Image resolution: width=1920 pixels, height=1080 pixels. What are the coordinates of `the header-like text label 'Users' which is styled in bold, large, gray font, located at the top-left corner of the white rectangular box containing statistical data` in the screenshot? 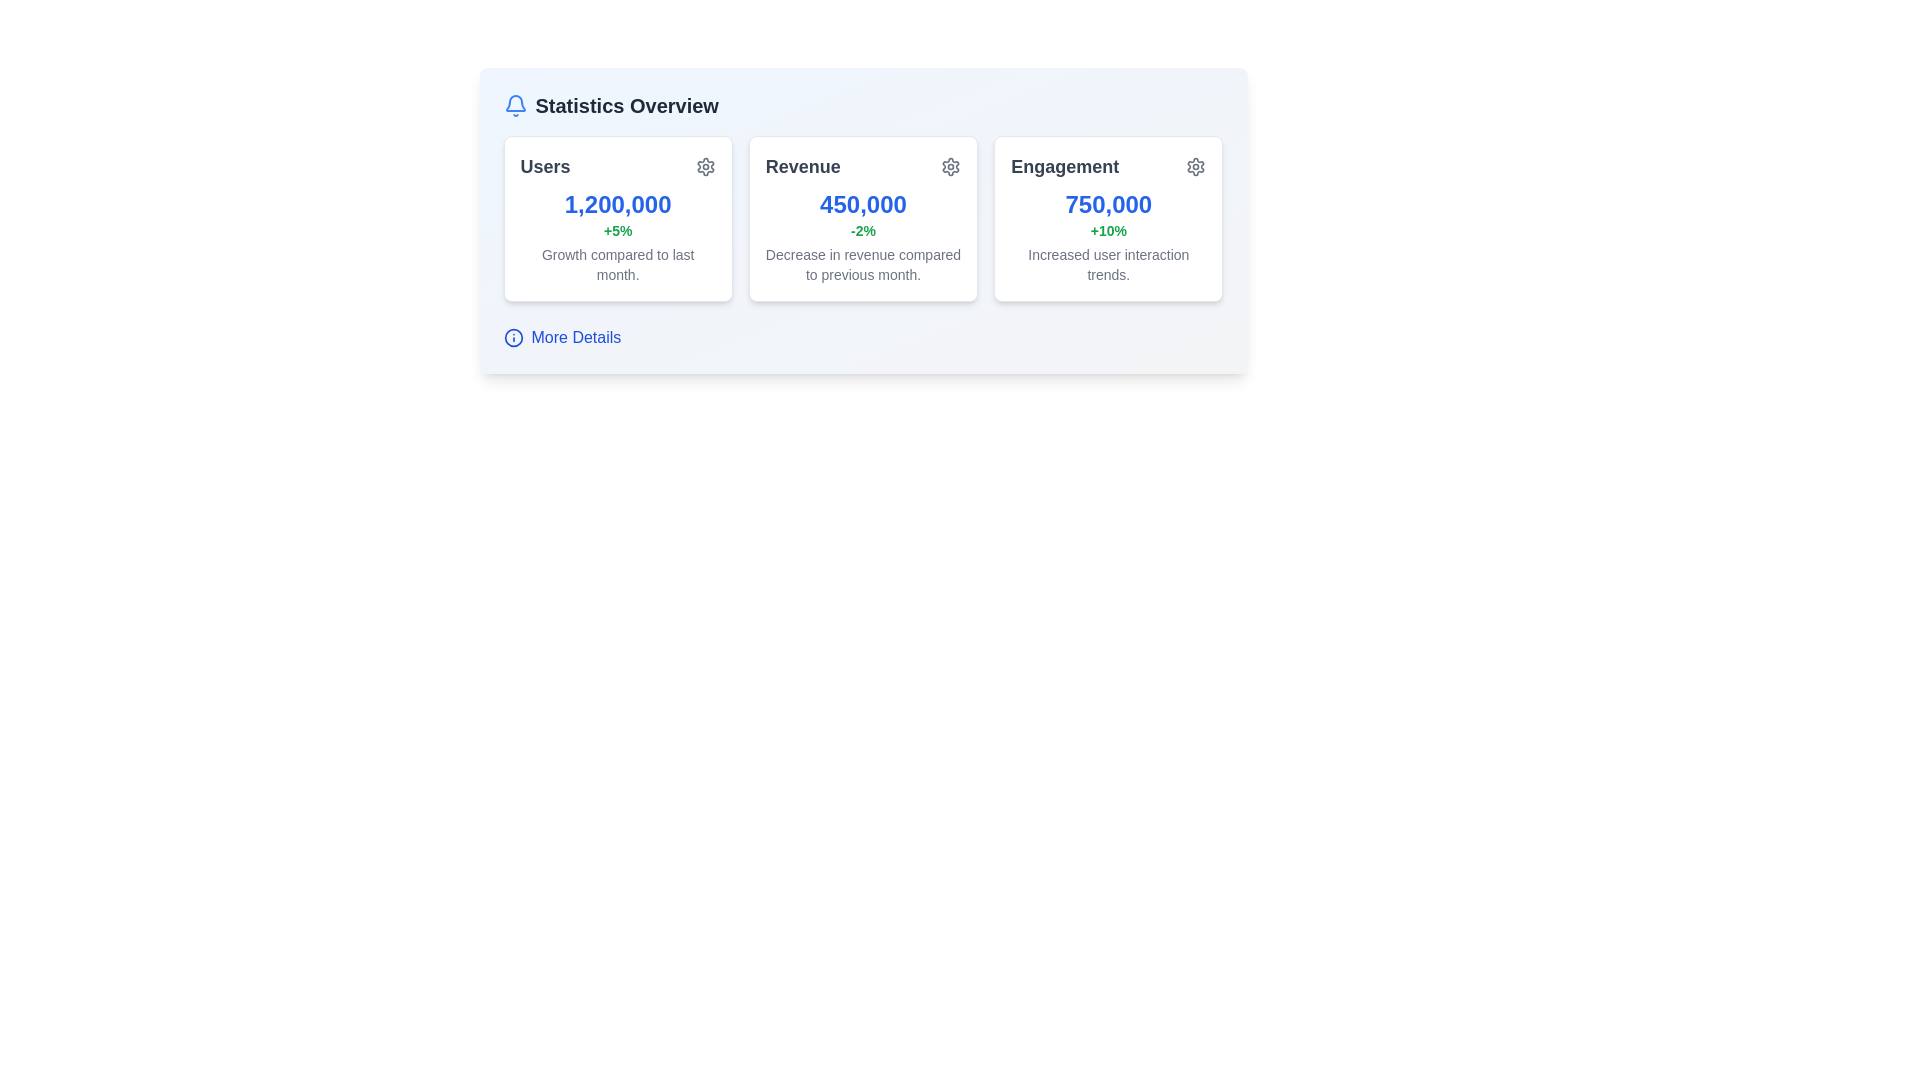 It's located at (545, 165).